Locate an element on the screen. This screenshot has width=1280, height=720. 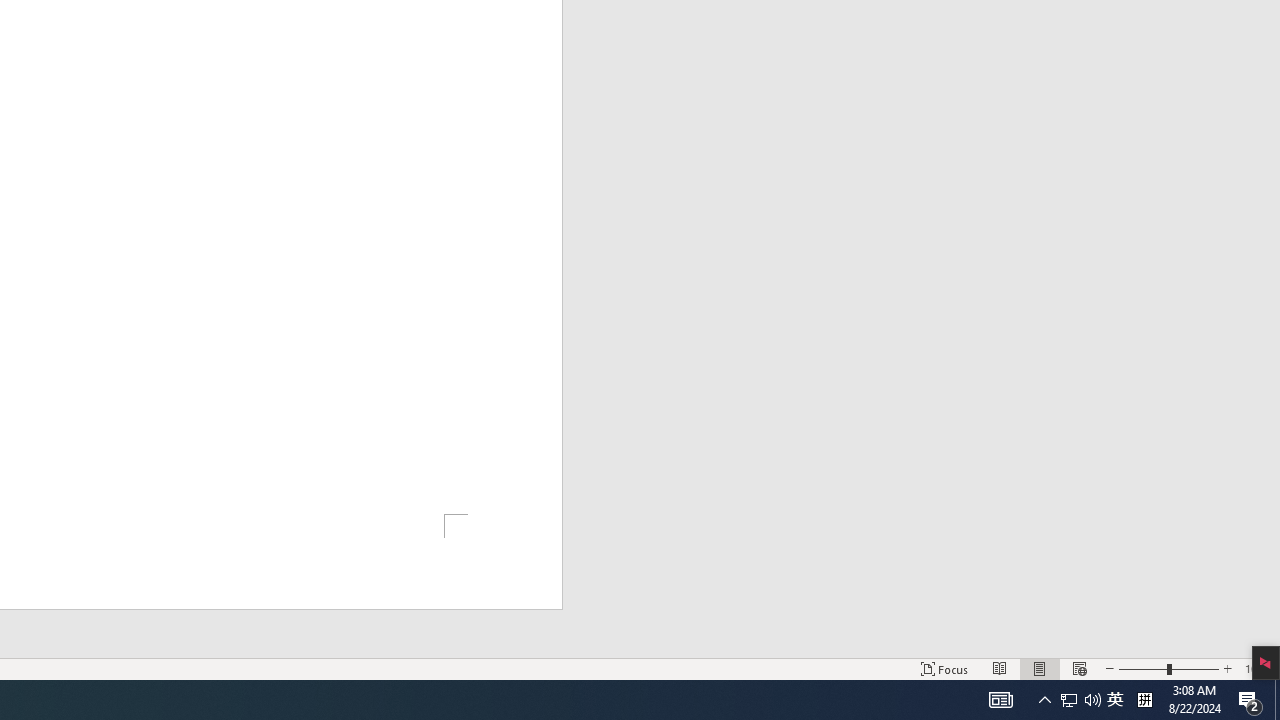
'Zoom 100%' is located at coordinates (1257, 669).